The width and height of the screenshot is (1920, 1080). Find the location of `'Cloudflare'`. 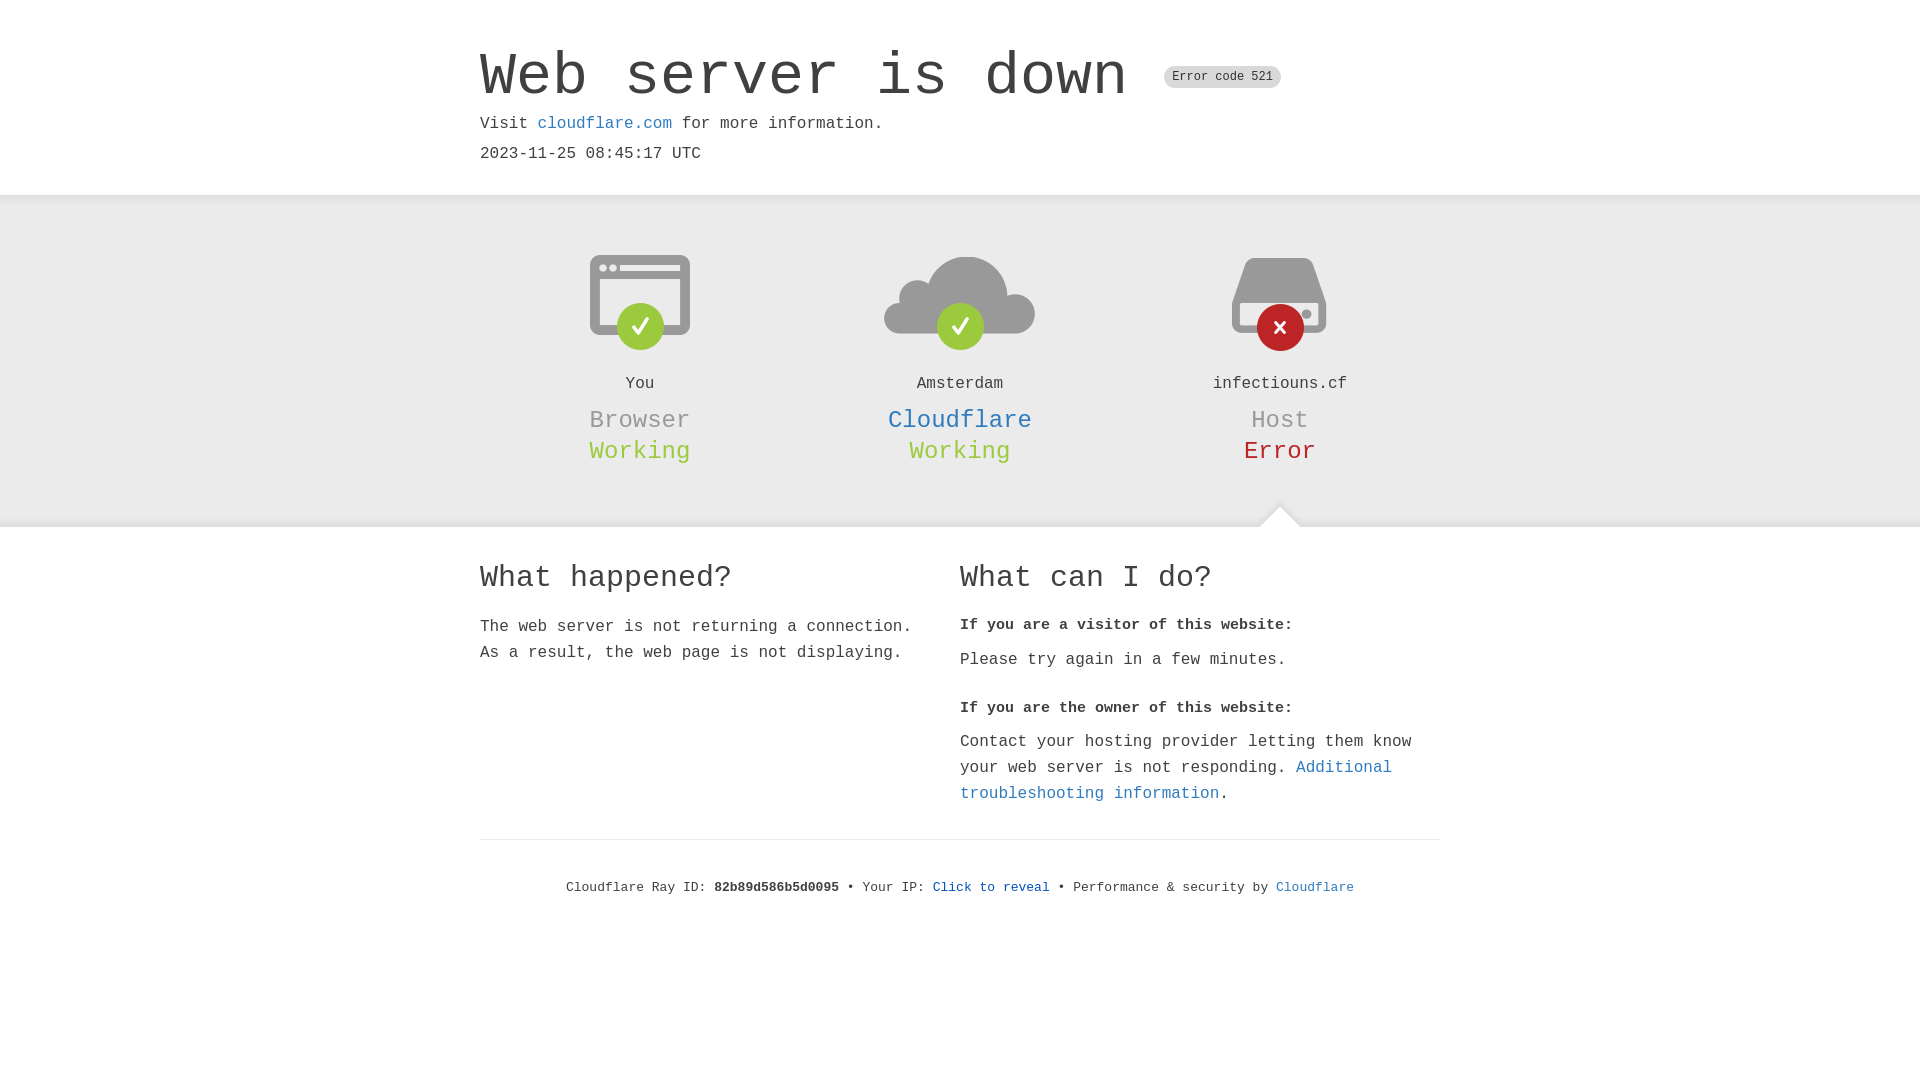

'Cloudflare' is located at coordinates (1315, 886).